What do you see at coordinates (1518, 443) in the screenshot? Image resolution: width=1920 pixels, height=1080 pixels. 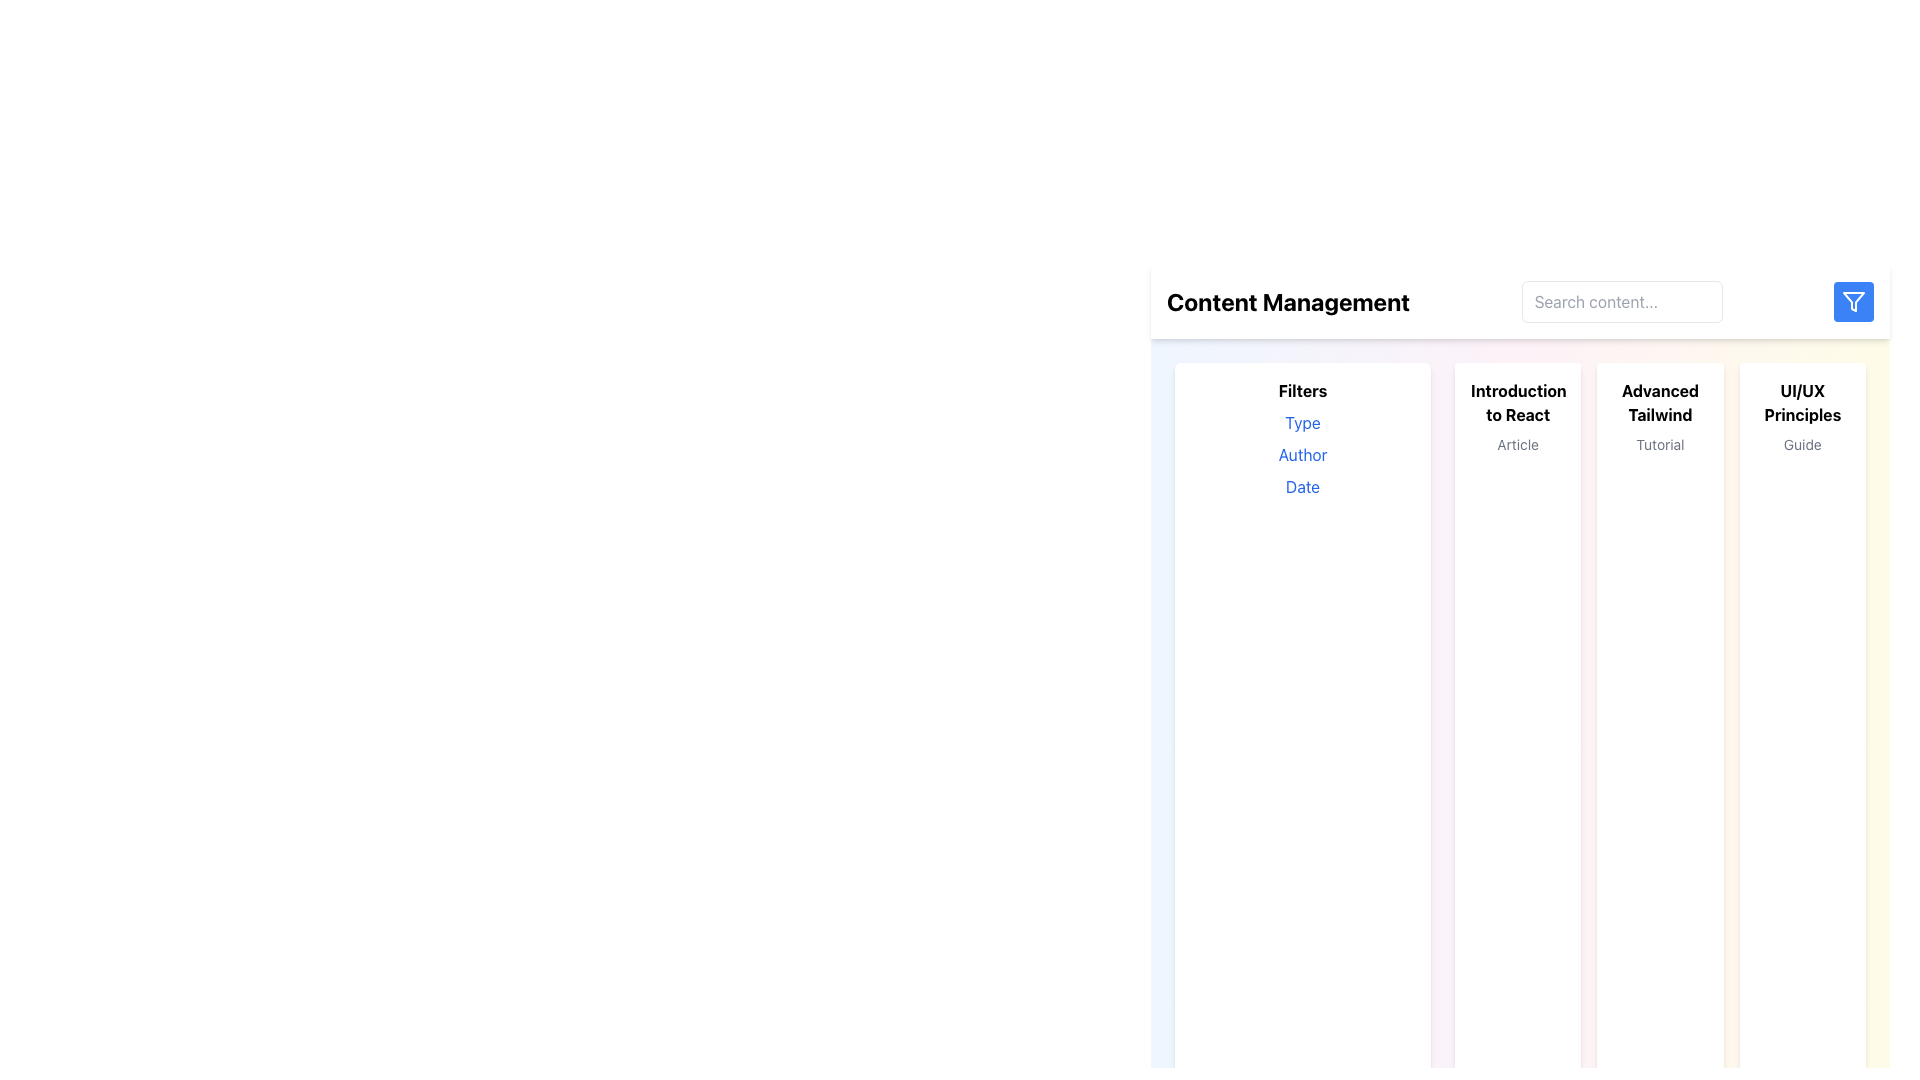 I see `text 'Article' from the text element located under the main heading 'Introduction to React' within the content card` at bounding box center [1518, 443].